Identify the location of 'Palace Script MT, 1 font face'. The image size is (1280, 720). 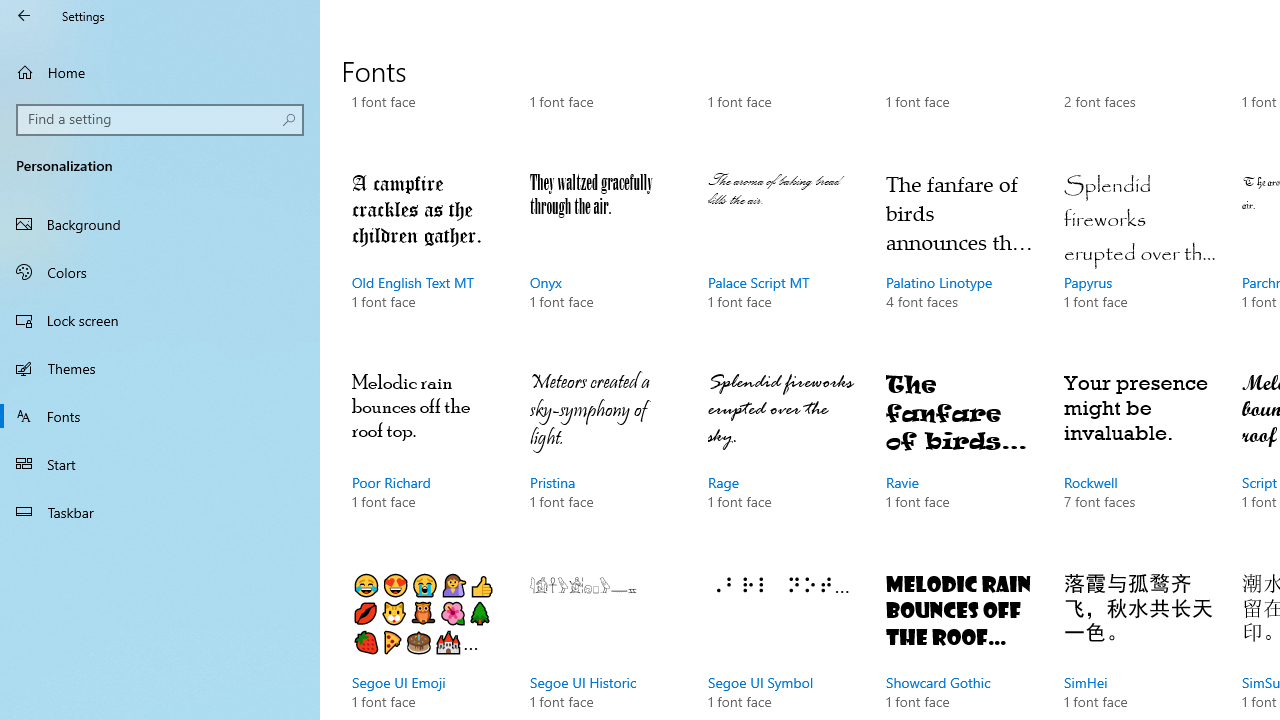
(782, 260).